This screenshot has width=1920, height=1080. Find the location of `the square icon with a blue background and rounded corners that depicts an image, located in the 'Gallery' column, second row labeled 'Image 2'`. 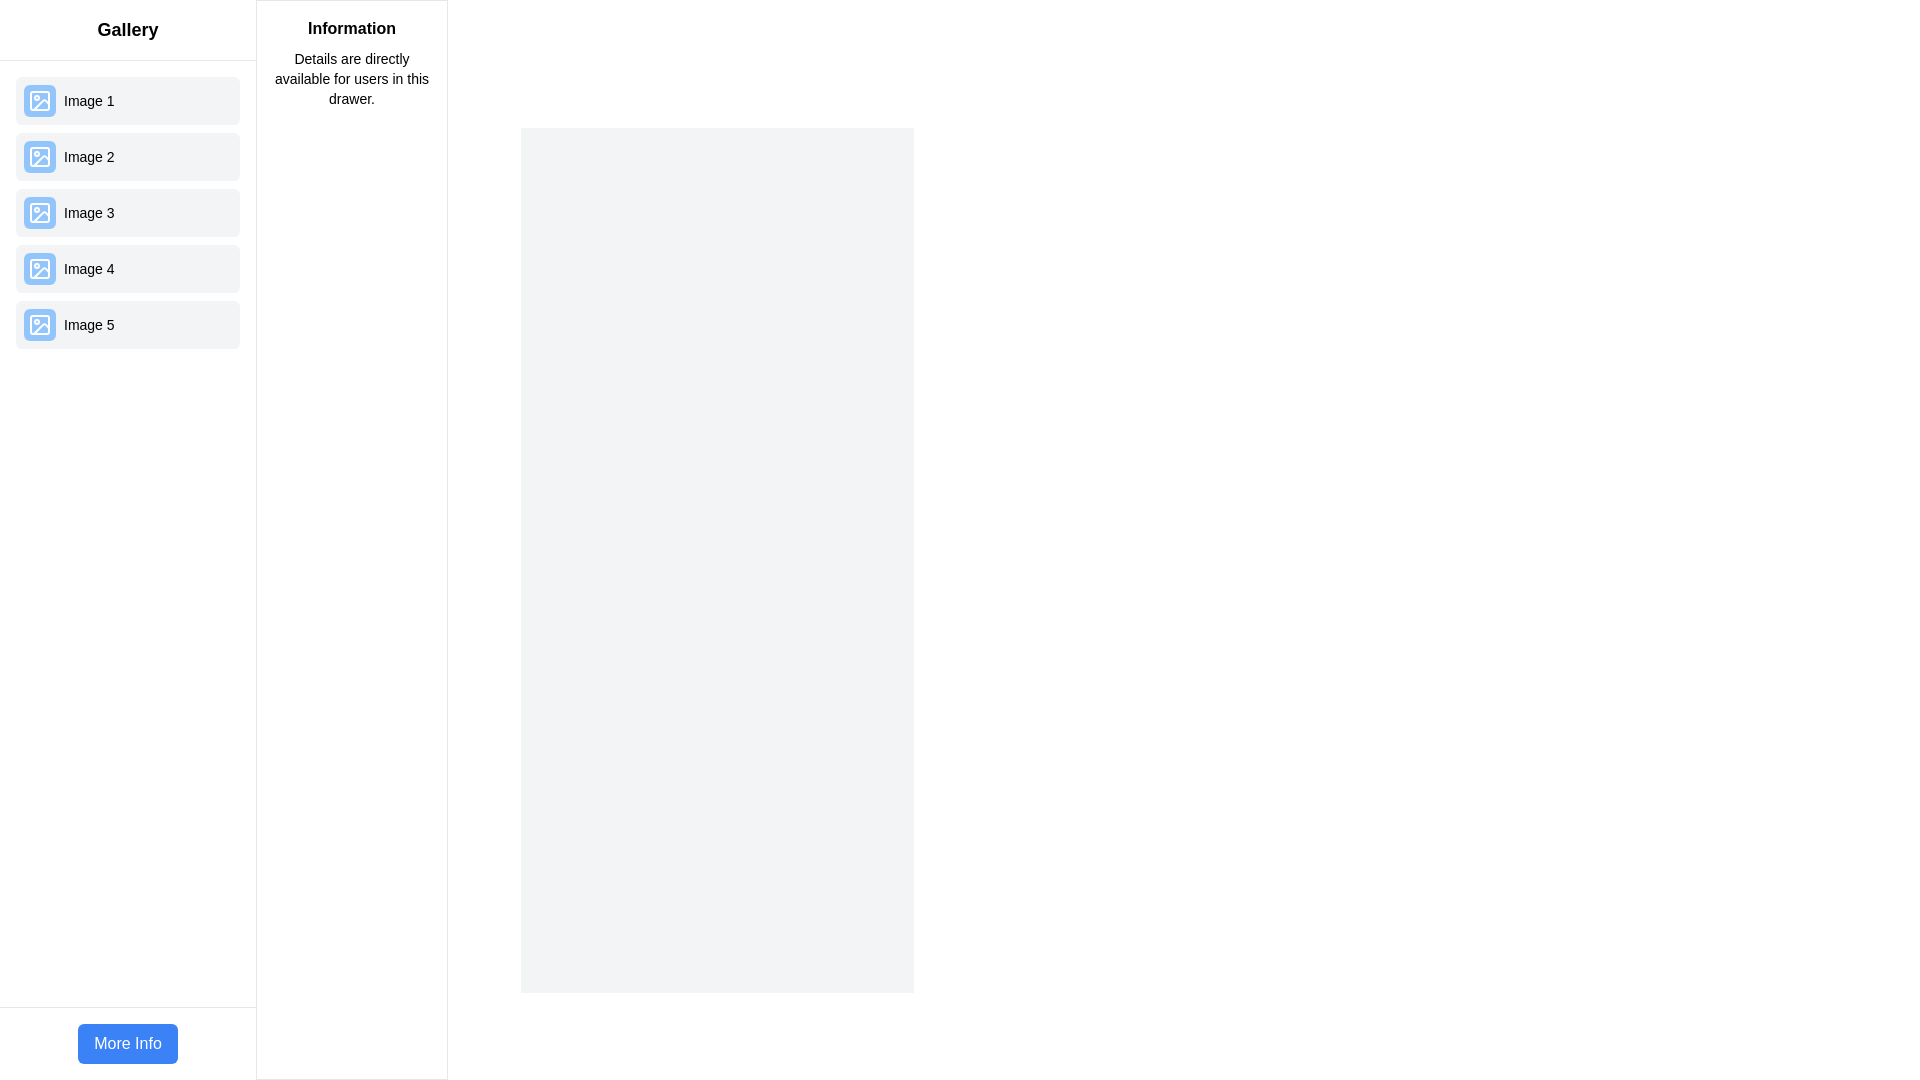

the square icon with a blue background and rounded corners that depicts an image, located in the 'Gallery' column, second row labeled 'Image 2' is located at coordinates (39, 156).